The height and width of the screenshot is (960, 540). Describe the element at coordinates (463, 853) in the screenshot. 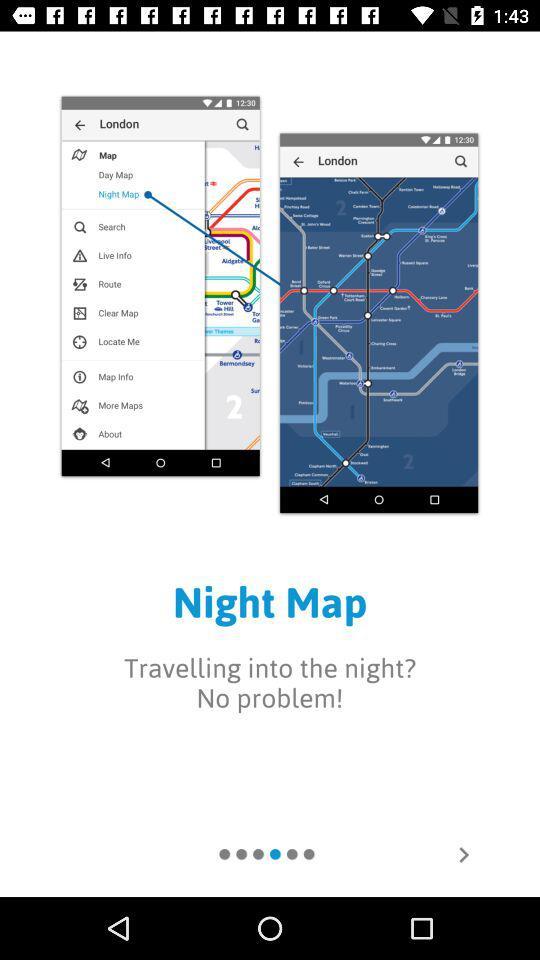

I see `the icon at the bottom right corner` at that location.